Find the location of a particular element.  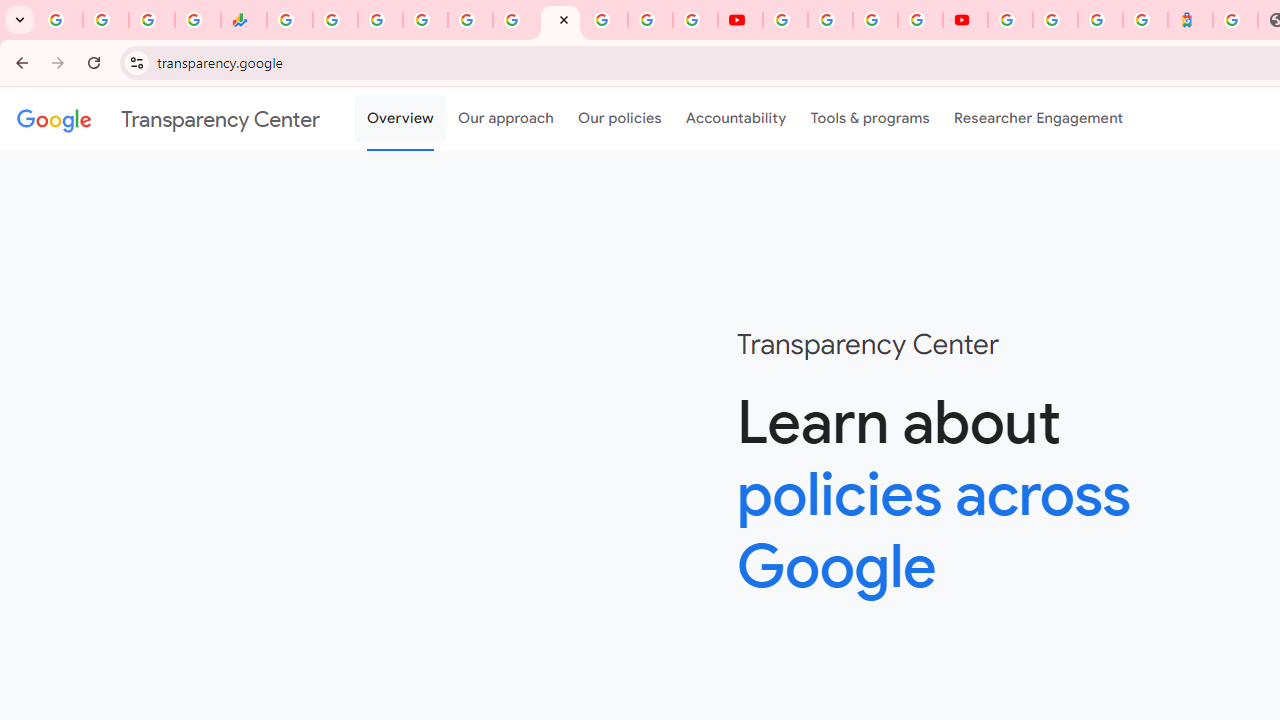

'Privacy Checkup' is located at coordinates (695, 20).